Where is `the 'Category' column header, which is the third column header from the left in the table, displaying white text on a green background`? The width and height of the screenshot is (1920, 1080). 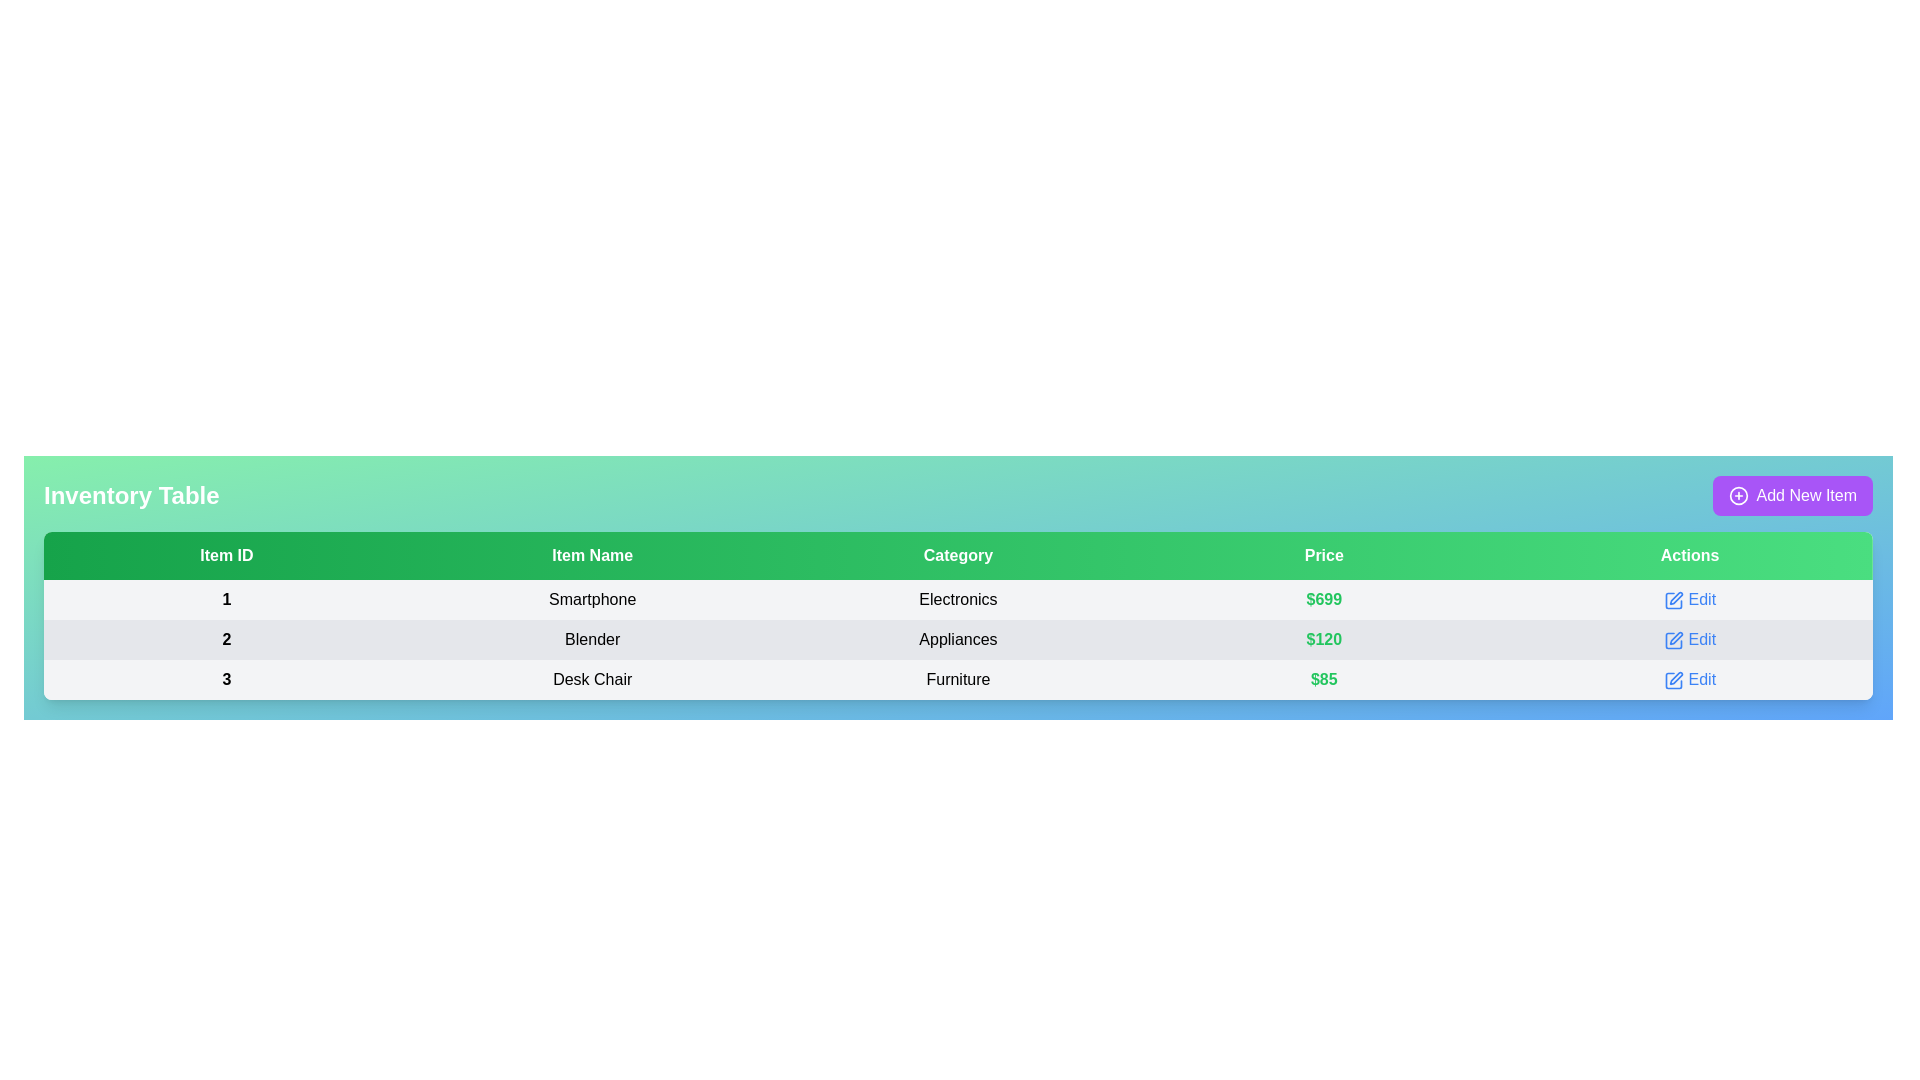 the 'Category' column header, which is the third column header from the left in the table, displaying white text on a green background is located at coordinates (957, 555).